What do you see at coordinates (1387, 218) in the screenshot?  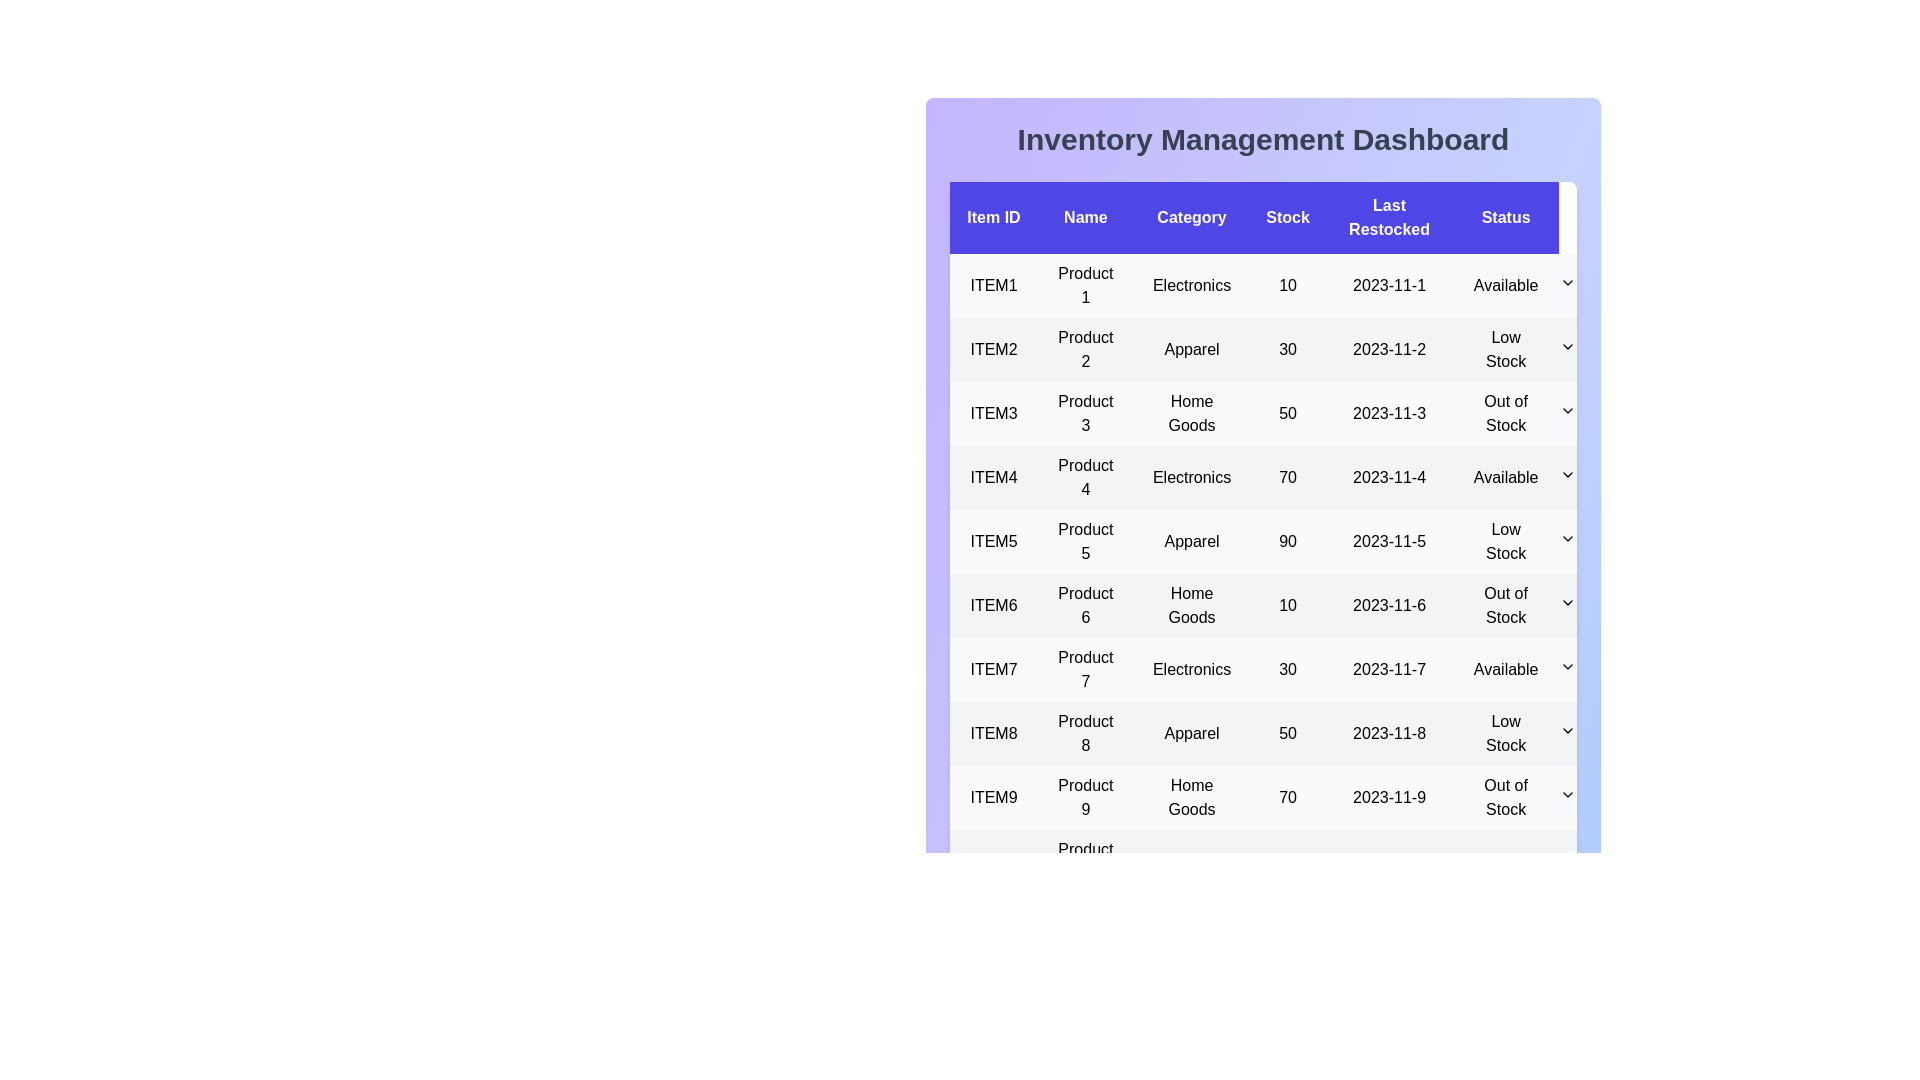 I see `the column header Last Restocked to sort the data by that column` at bounding box center [1387, 218].